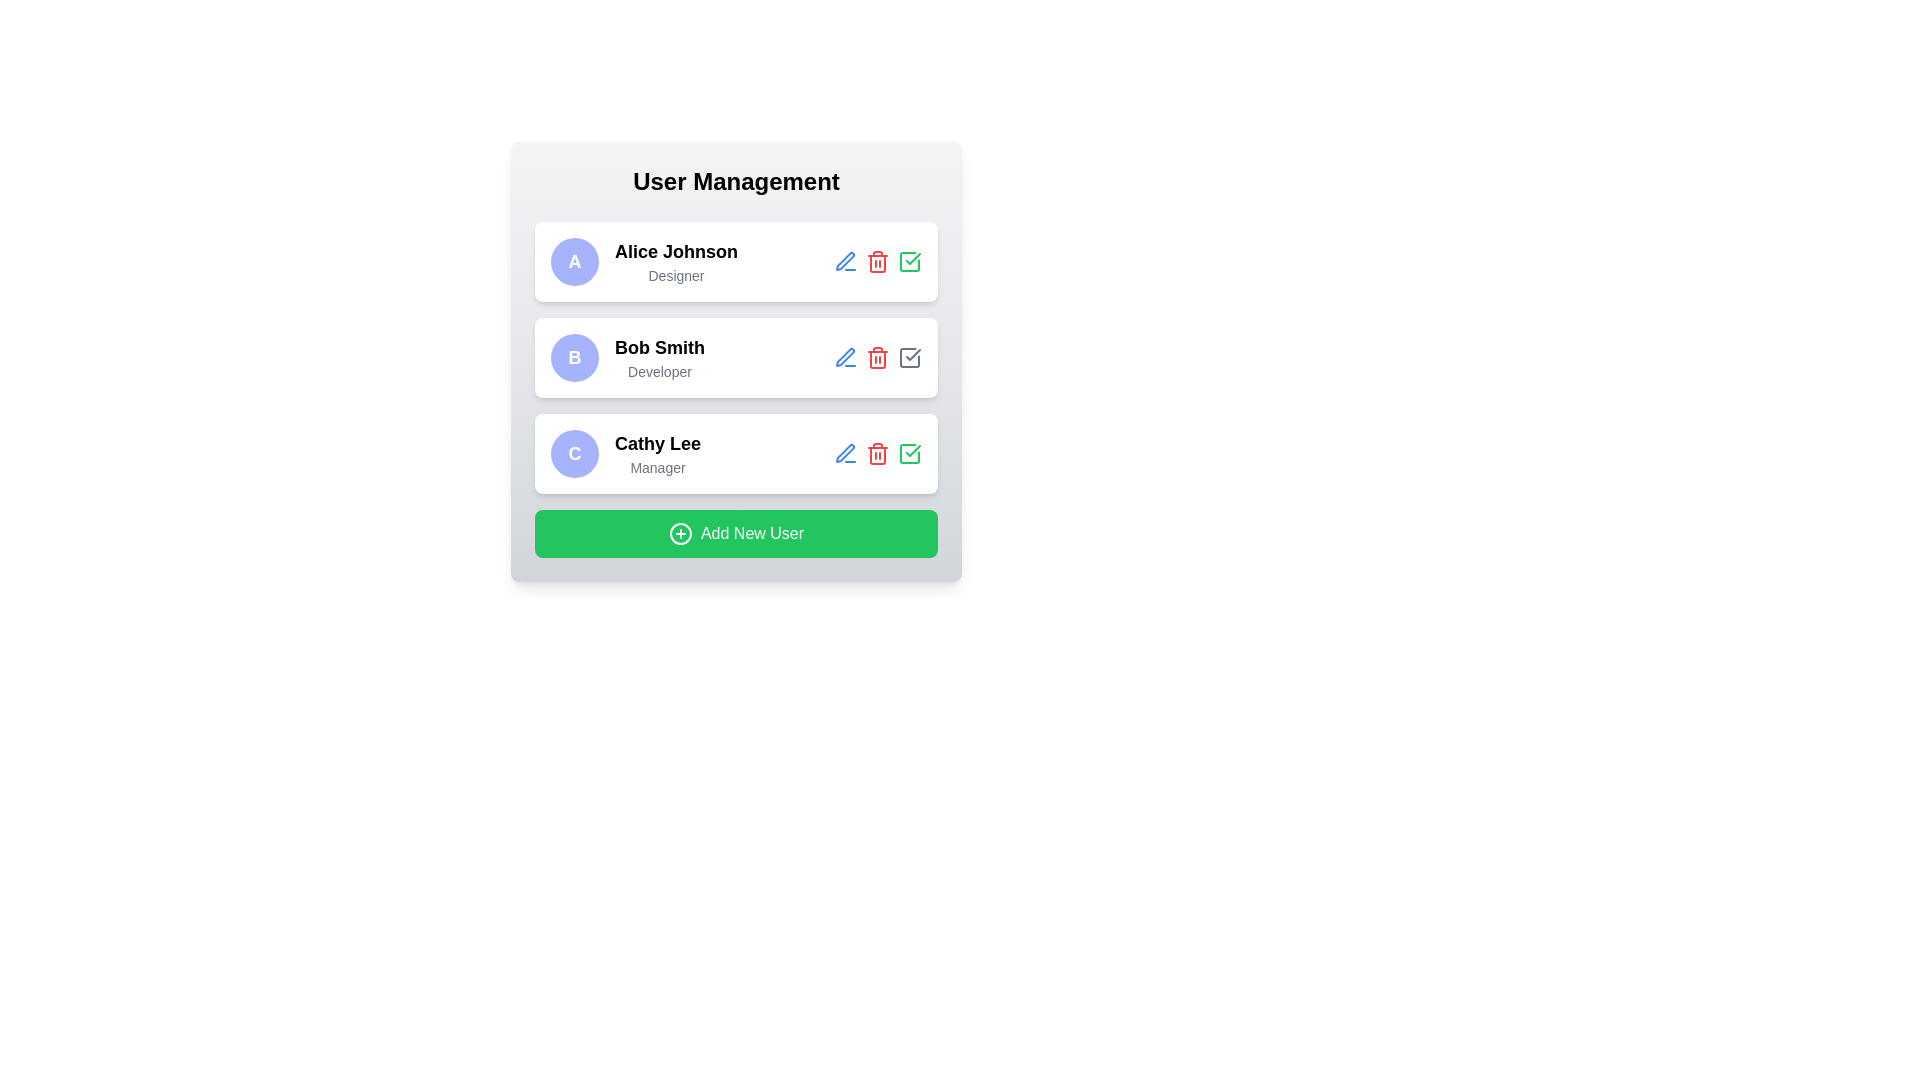 Image resolution: width=1920 pixels, height=1080 pixels. What do you see at coordinates (909, 454) in the screenshot?
I see `the green checkmark icon next to the 'Cathy Lee' entry in the user management list` at bounding box center [909, 454].